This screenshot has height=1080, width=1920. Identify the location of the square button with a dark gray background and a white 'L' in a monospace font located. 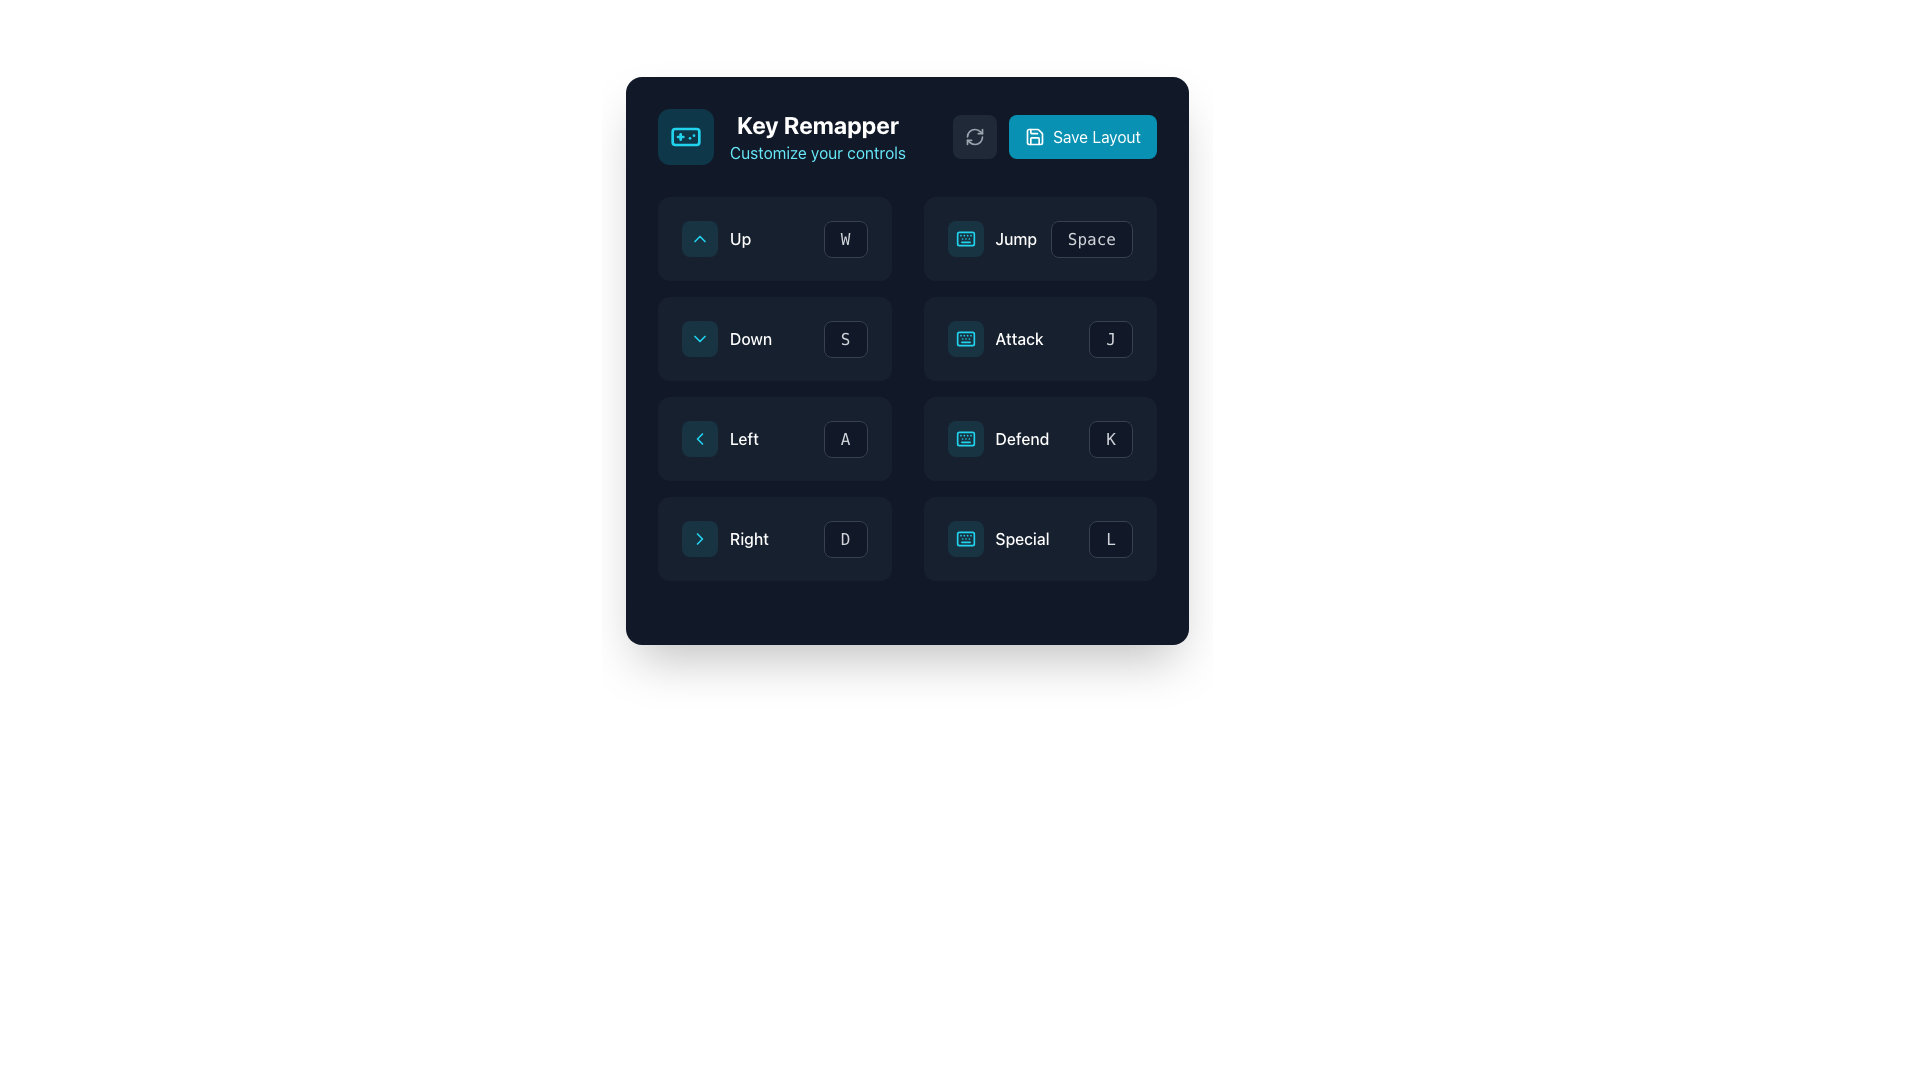
(1109, 538).